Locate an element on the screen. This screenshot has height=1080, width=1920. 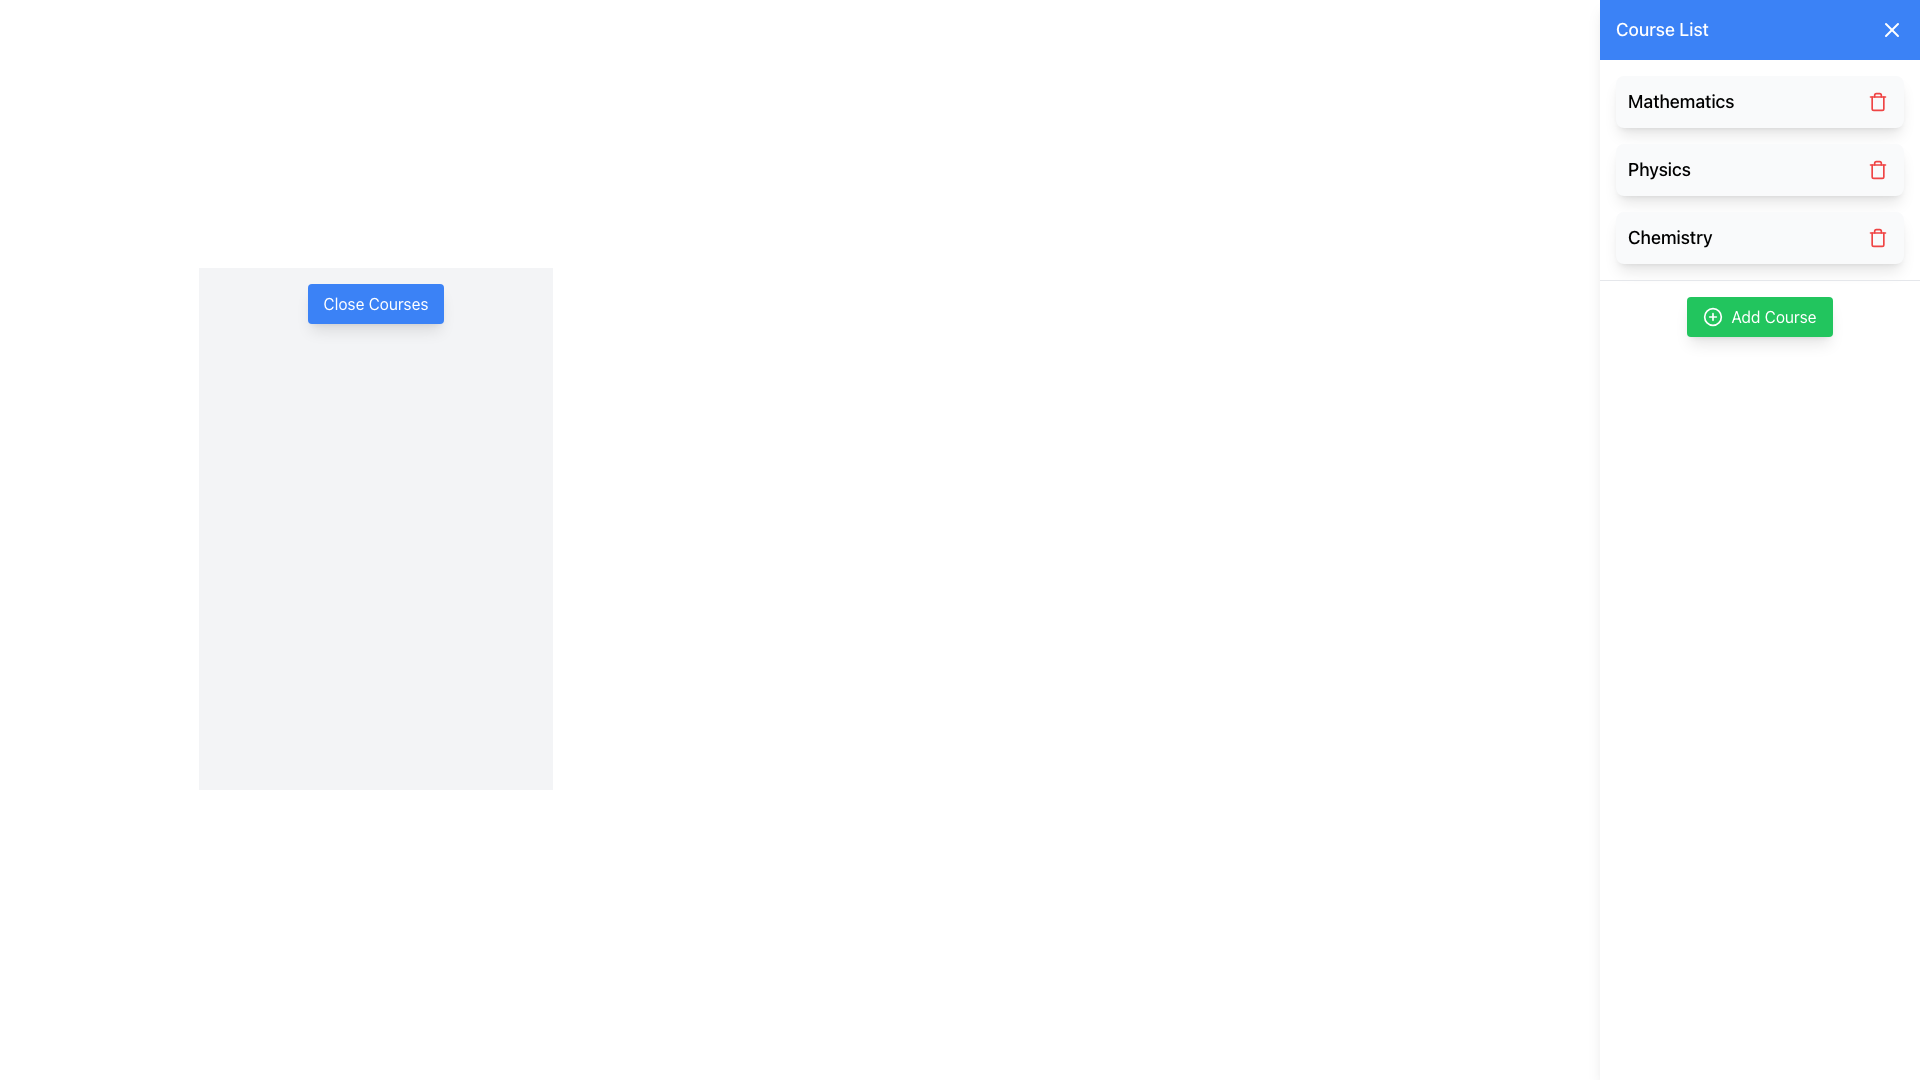
the 'Add Course' button located on the right side of the interface, below the list of courses is located at coordinates (1760, 315).